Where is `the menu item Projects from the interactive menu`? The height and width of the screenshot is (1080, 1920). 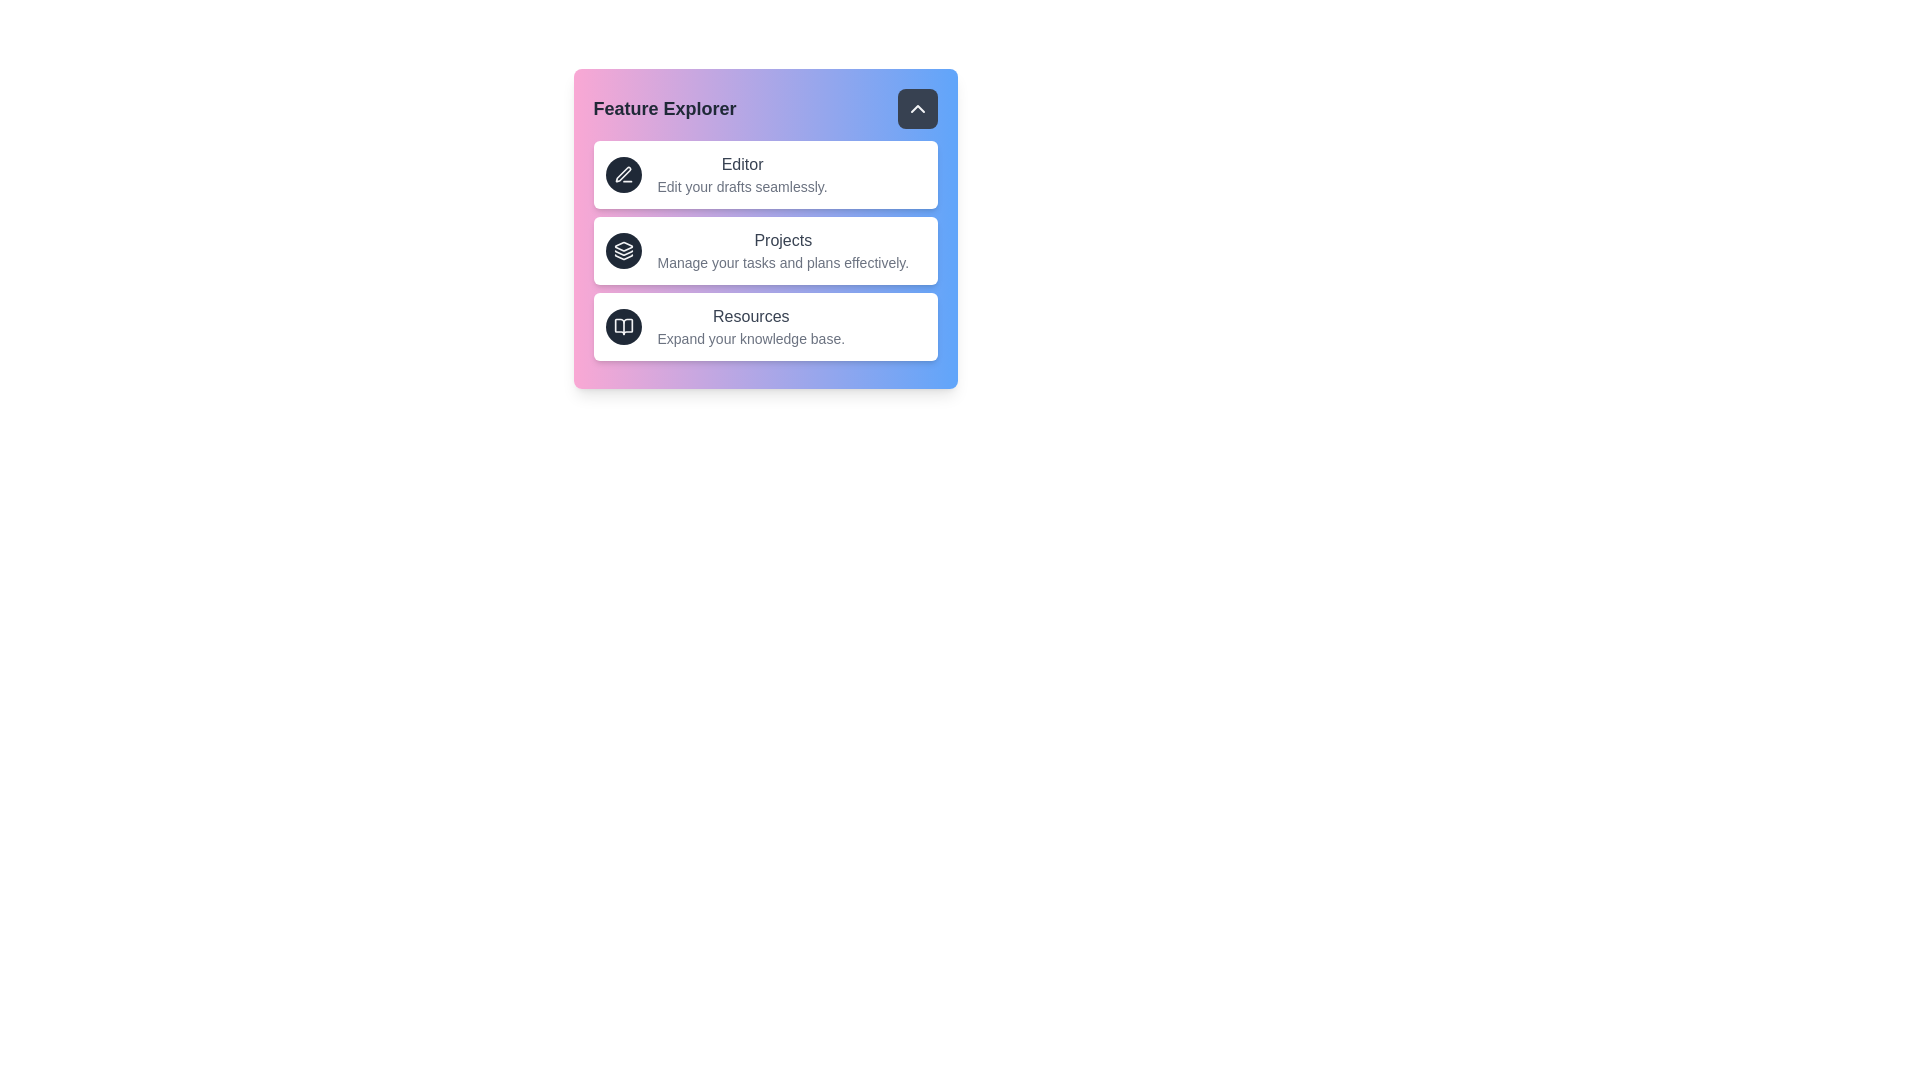 the menu item Projects from the interactive menu is located at coordinates (764, 249).